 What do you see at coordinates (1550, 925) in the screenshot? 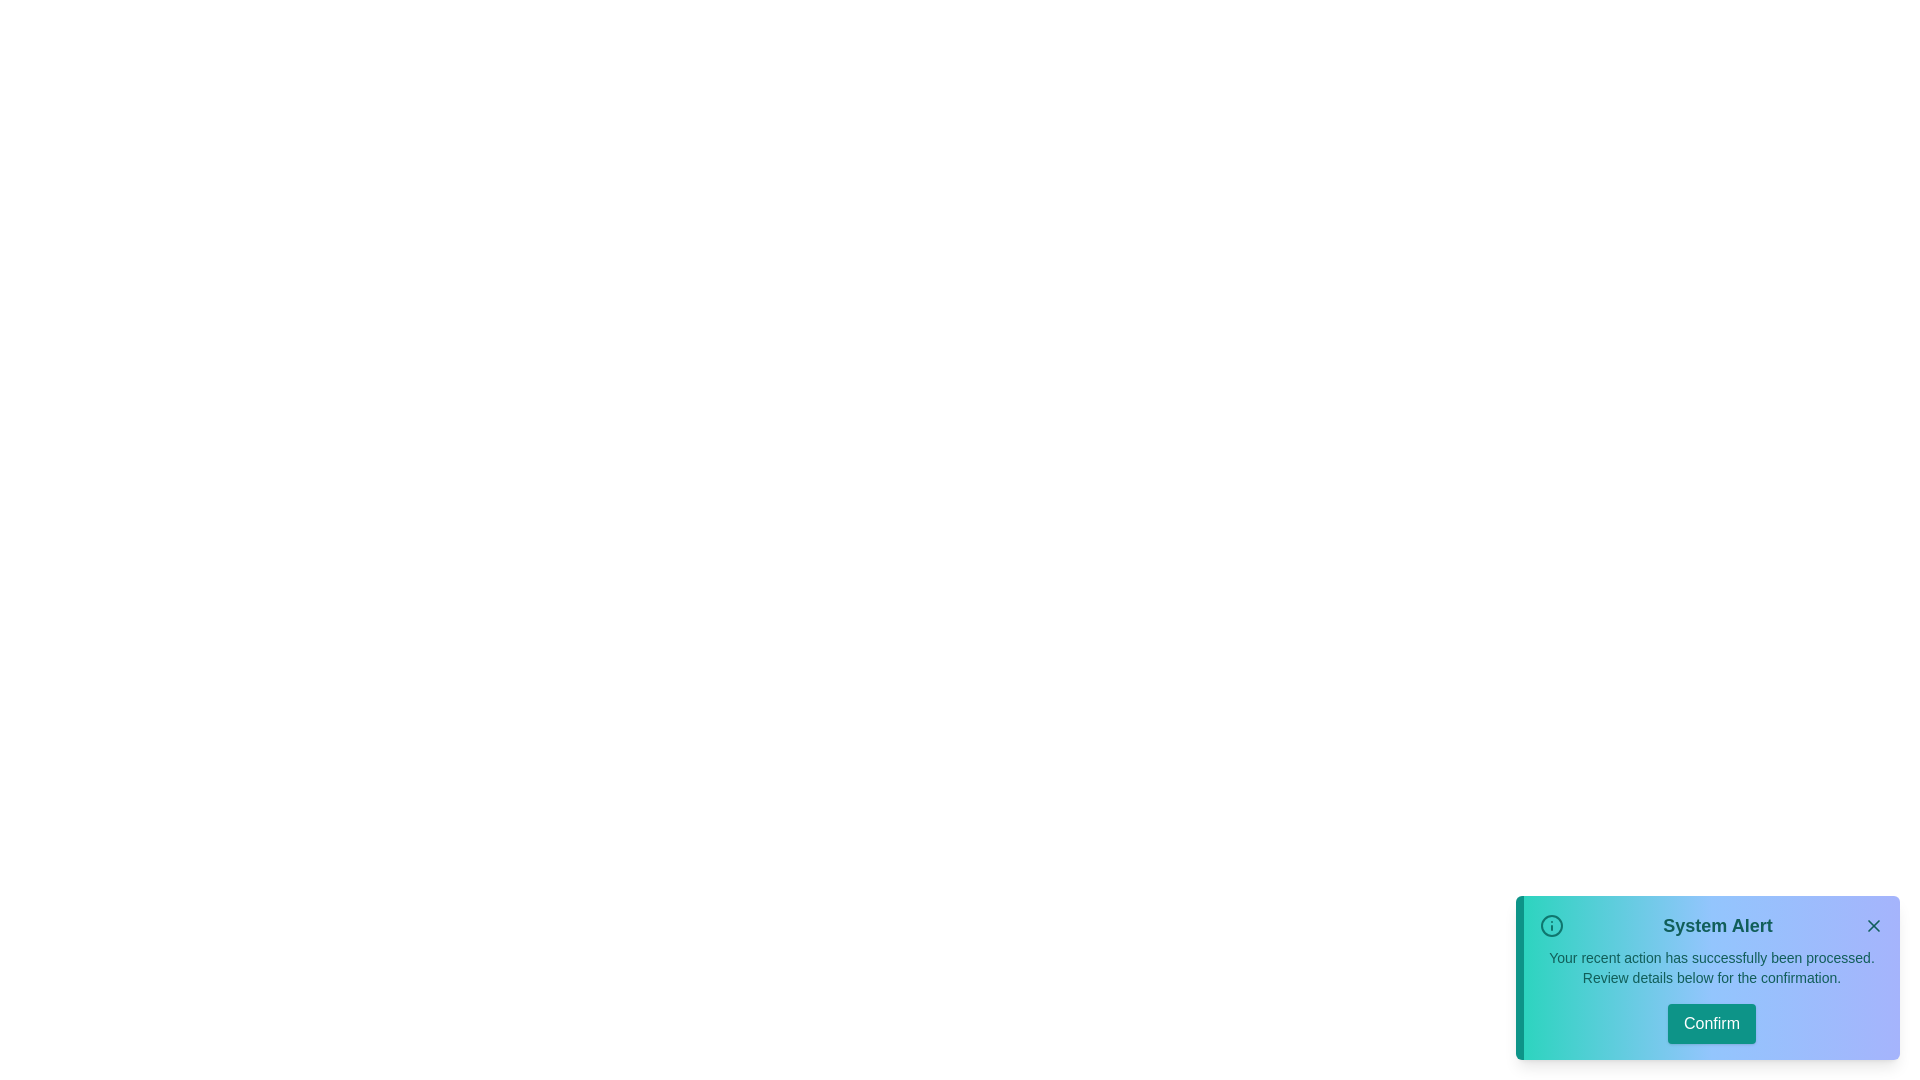
I see `the 'Info' icon to observe its details` at bounding box center [1550, 925].